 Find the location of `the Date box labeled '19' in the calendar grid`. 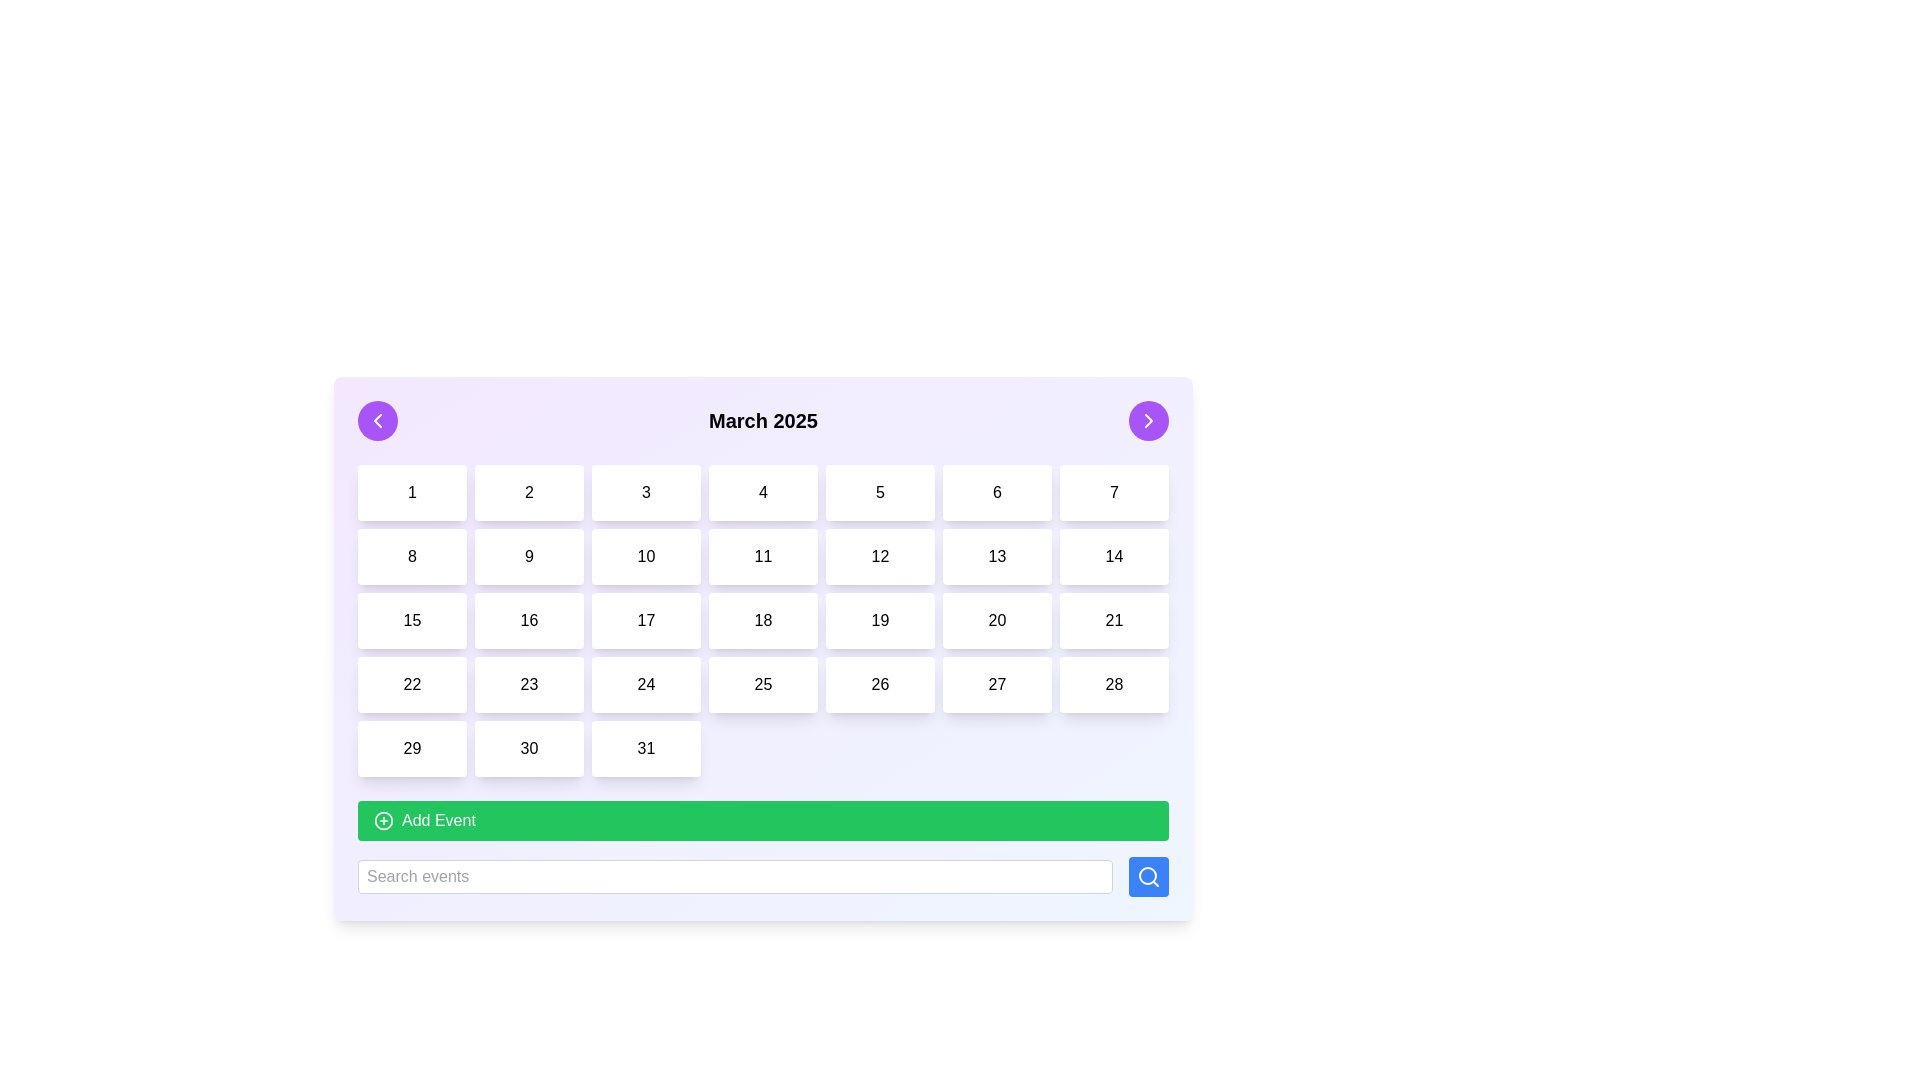

the Date box labeled '19' in the calendar grid is located at coordinates (880, 620).